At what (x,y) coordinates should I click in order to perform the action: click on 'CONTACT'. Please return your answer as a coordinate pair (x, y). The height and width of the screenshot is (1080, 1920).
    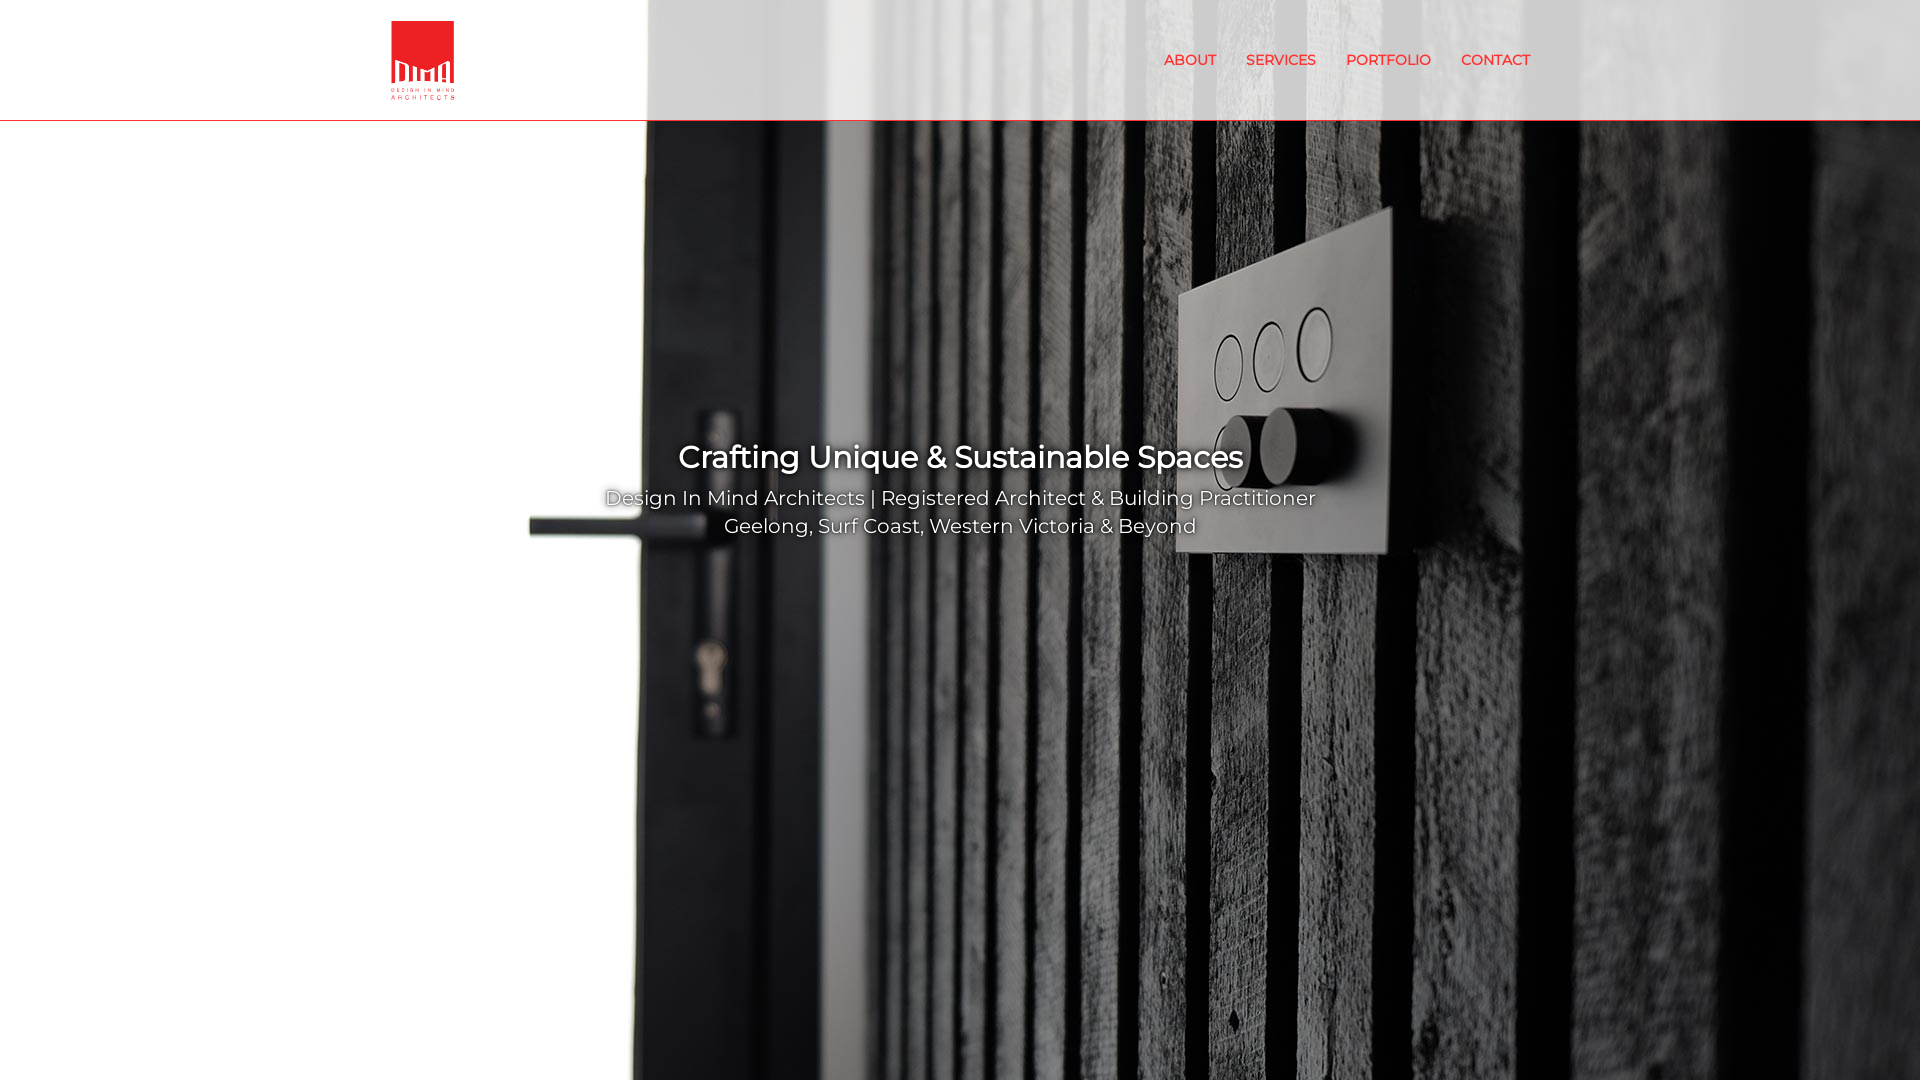
    Looking at the image, I should click on (1495, 59).